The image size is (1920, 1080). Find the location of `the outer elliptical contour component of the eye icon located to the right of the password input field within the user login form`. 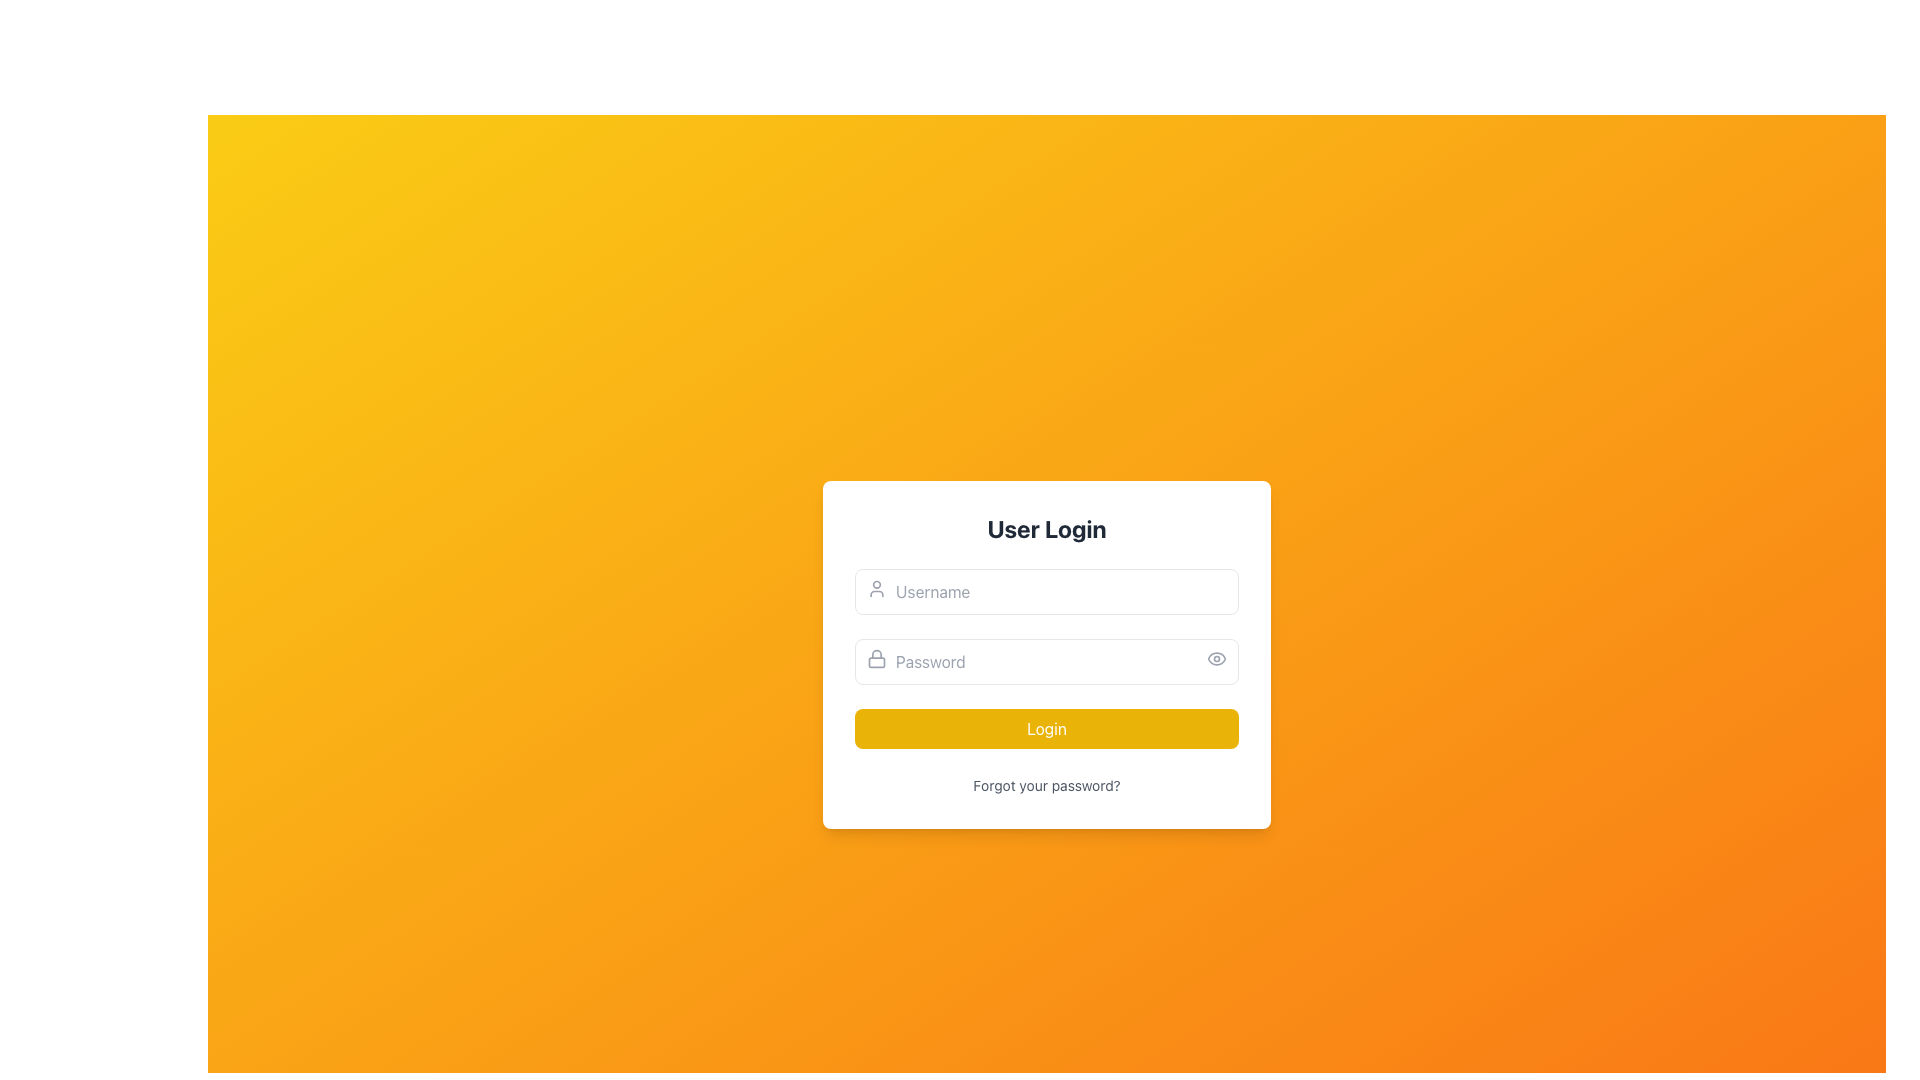

the outer elliptical contour component of the eye icon located to the right of the password input field within the user login form is located at coordinates (1216, 659).